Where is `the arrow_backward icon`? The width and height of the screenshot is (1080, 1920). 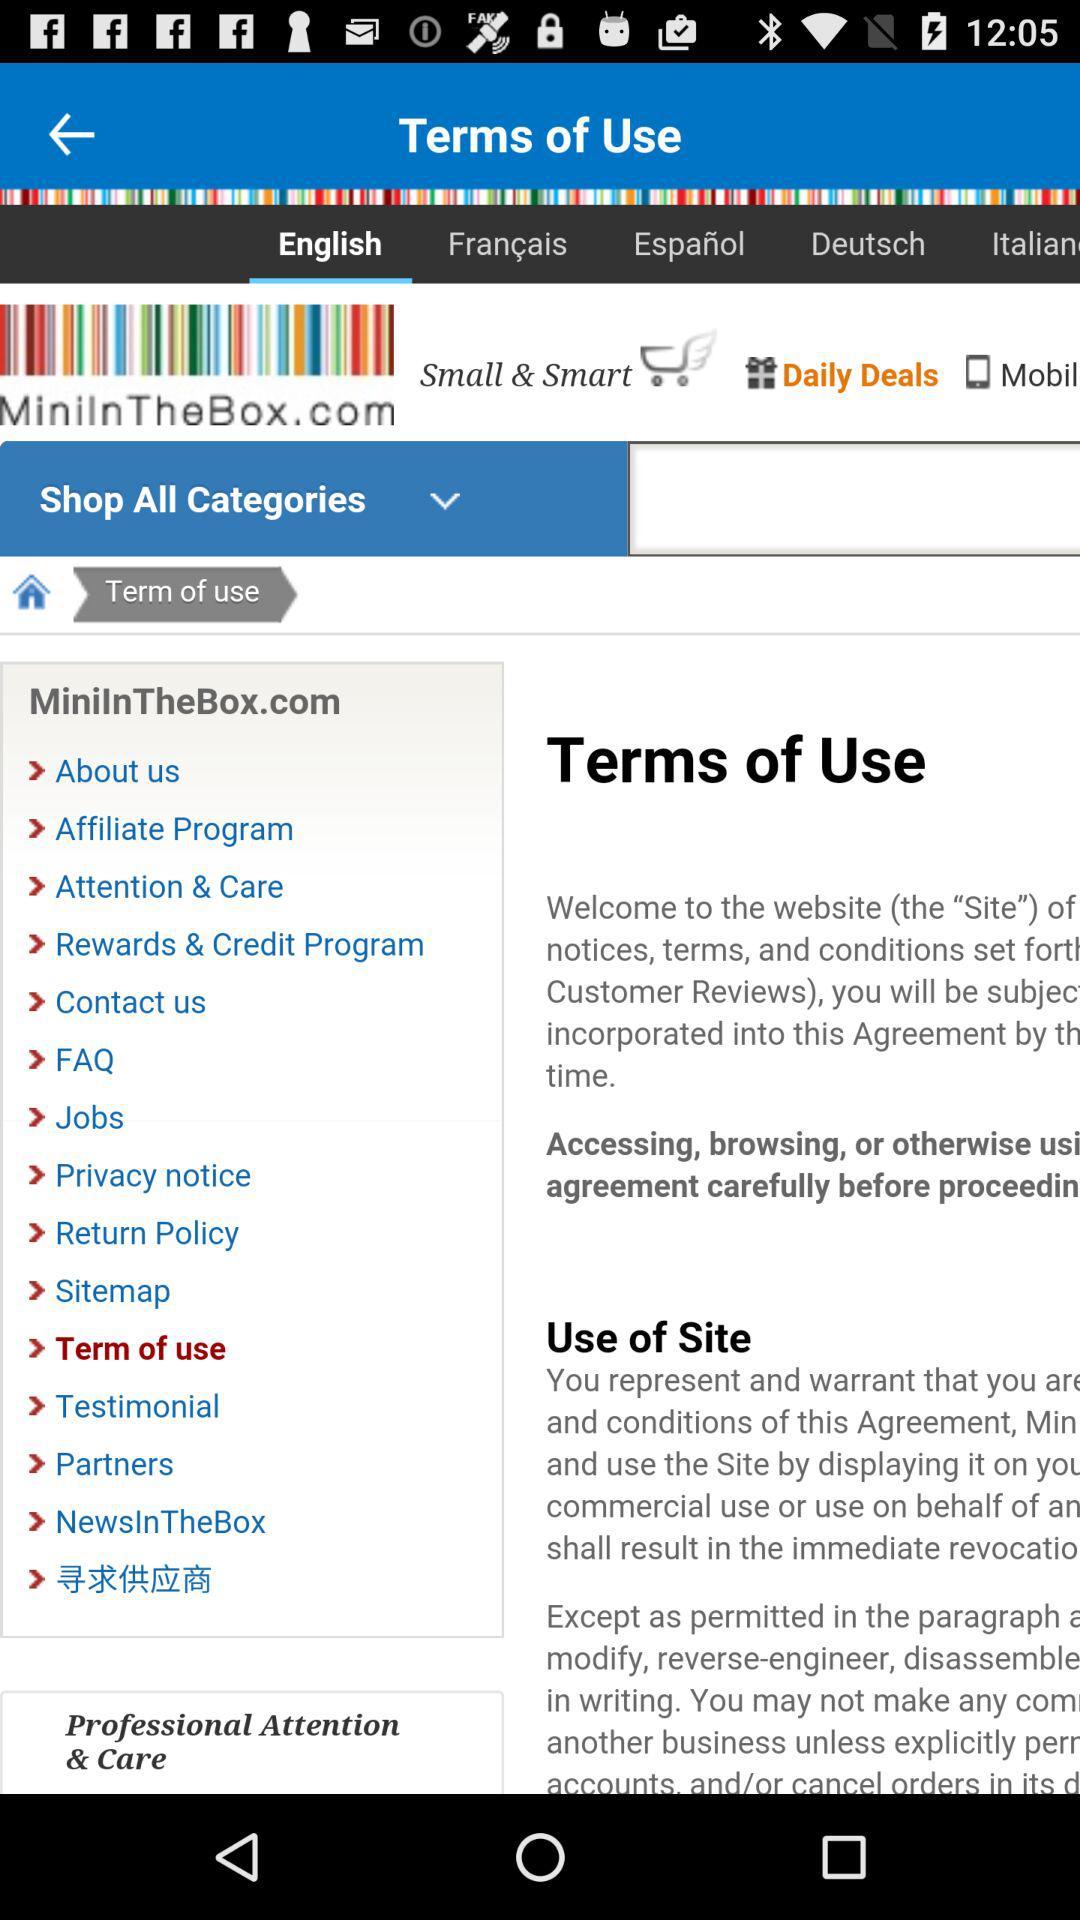 the arrow_backward icon is located at coordinates (70, 142).